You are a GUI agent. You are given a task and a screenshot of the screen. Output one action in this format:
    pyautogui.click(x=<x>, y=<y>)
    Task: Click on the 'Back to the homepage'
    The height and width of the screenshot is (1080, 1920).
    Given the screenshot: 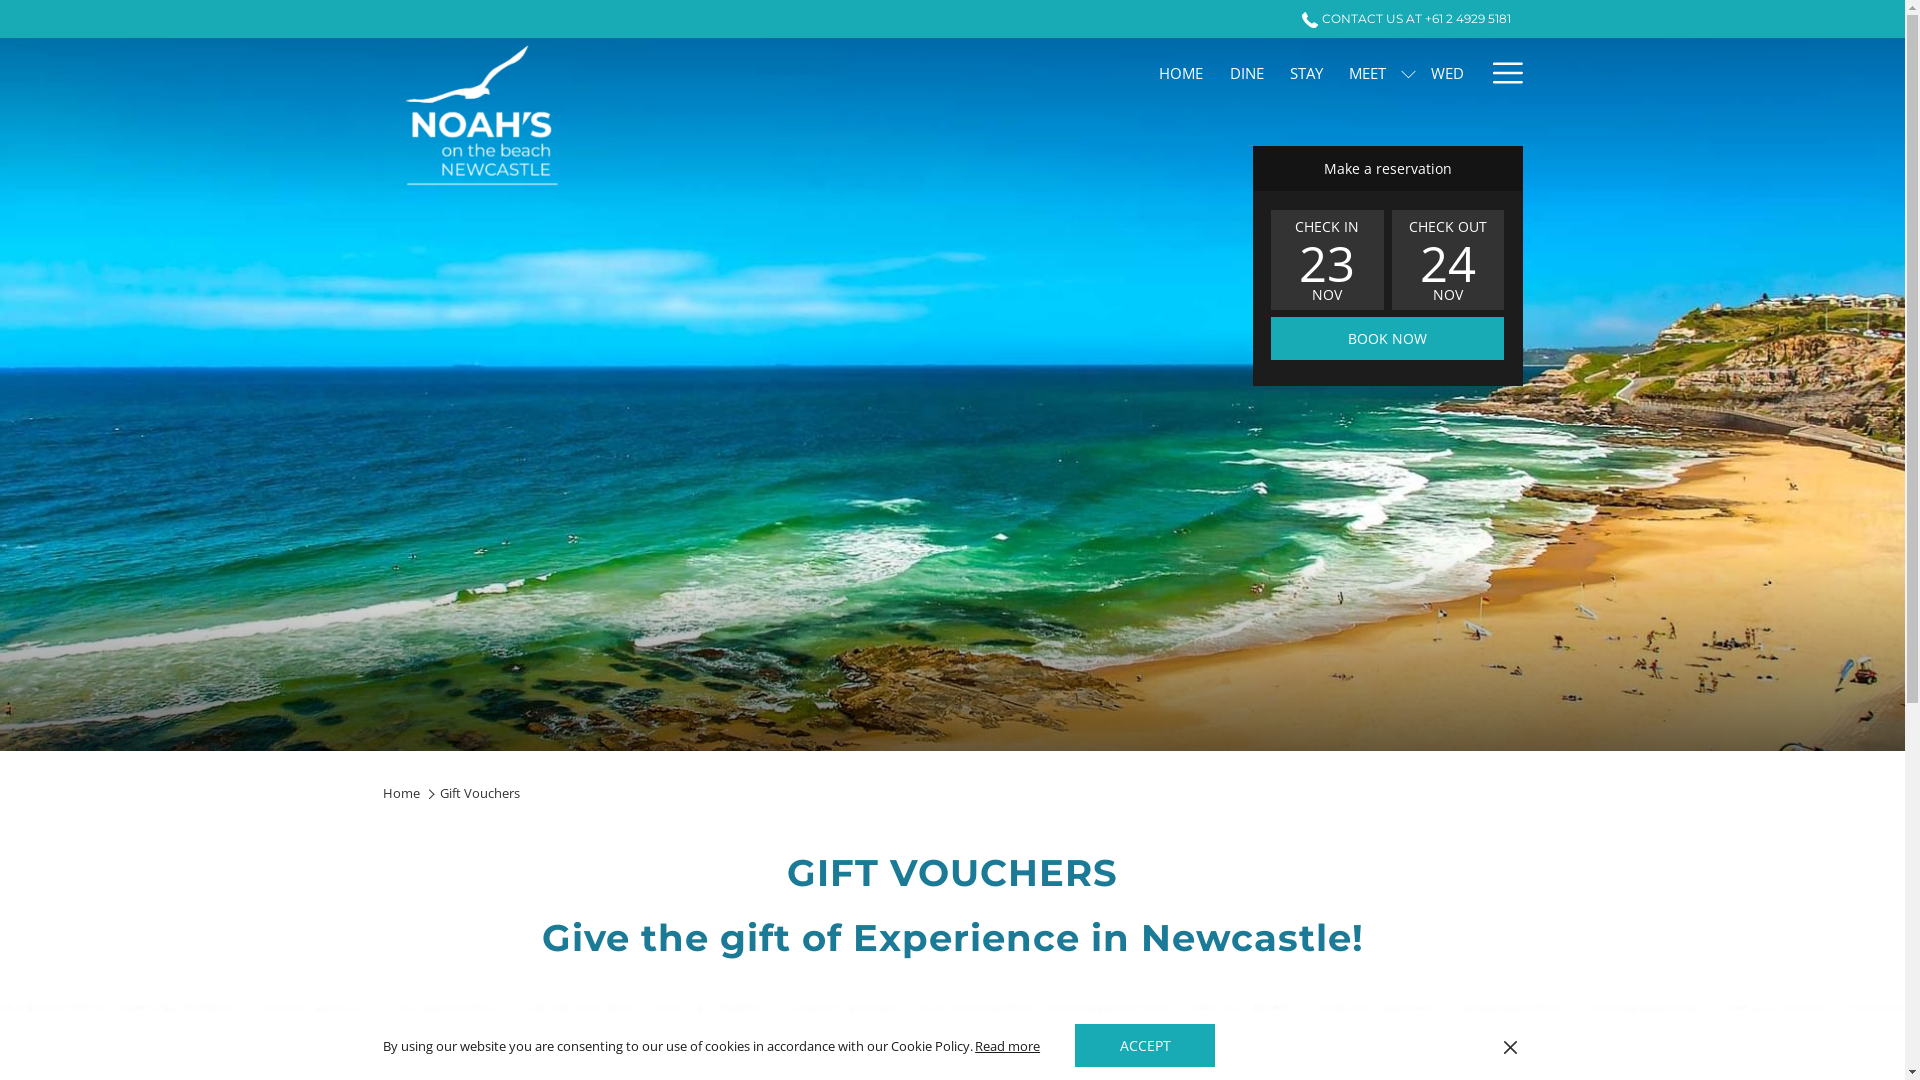 What is the action you would take?
    pyautogui.click(x=481, y=123)
    